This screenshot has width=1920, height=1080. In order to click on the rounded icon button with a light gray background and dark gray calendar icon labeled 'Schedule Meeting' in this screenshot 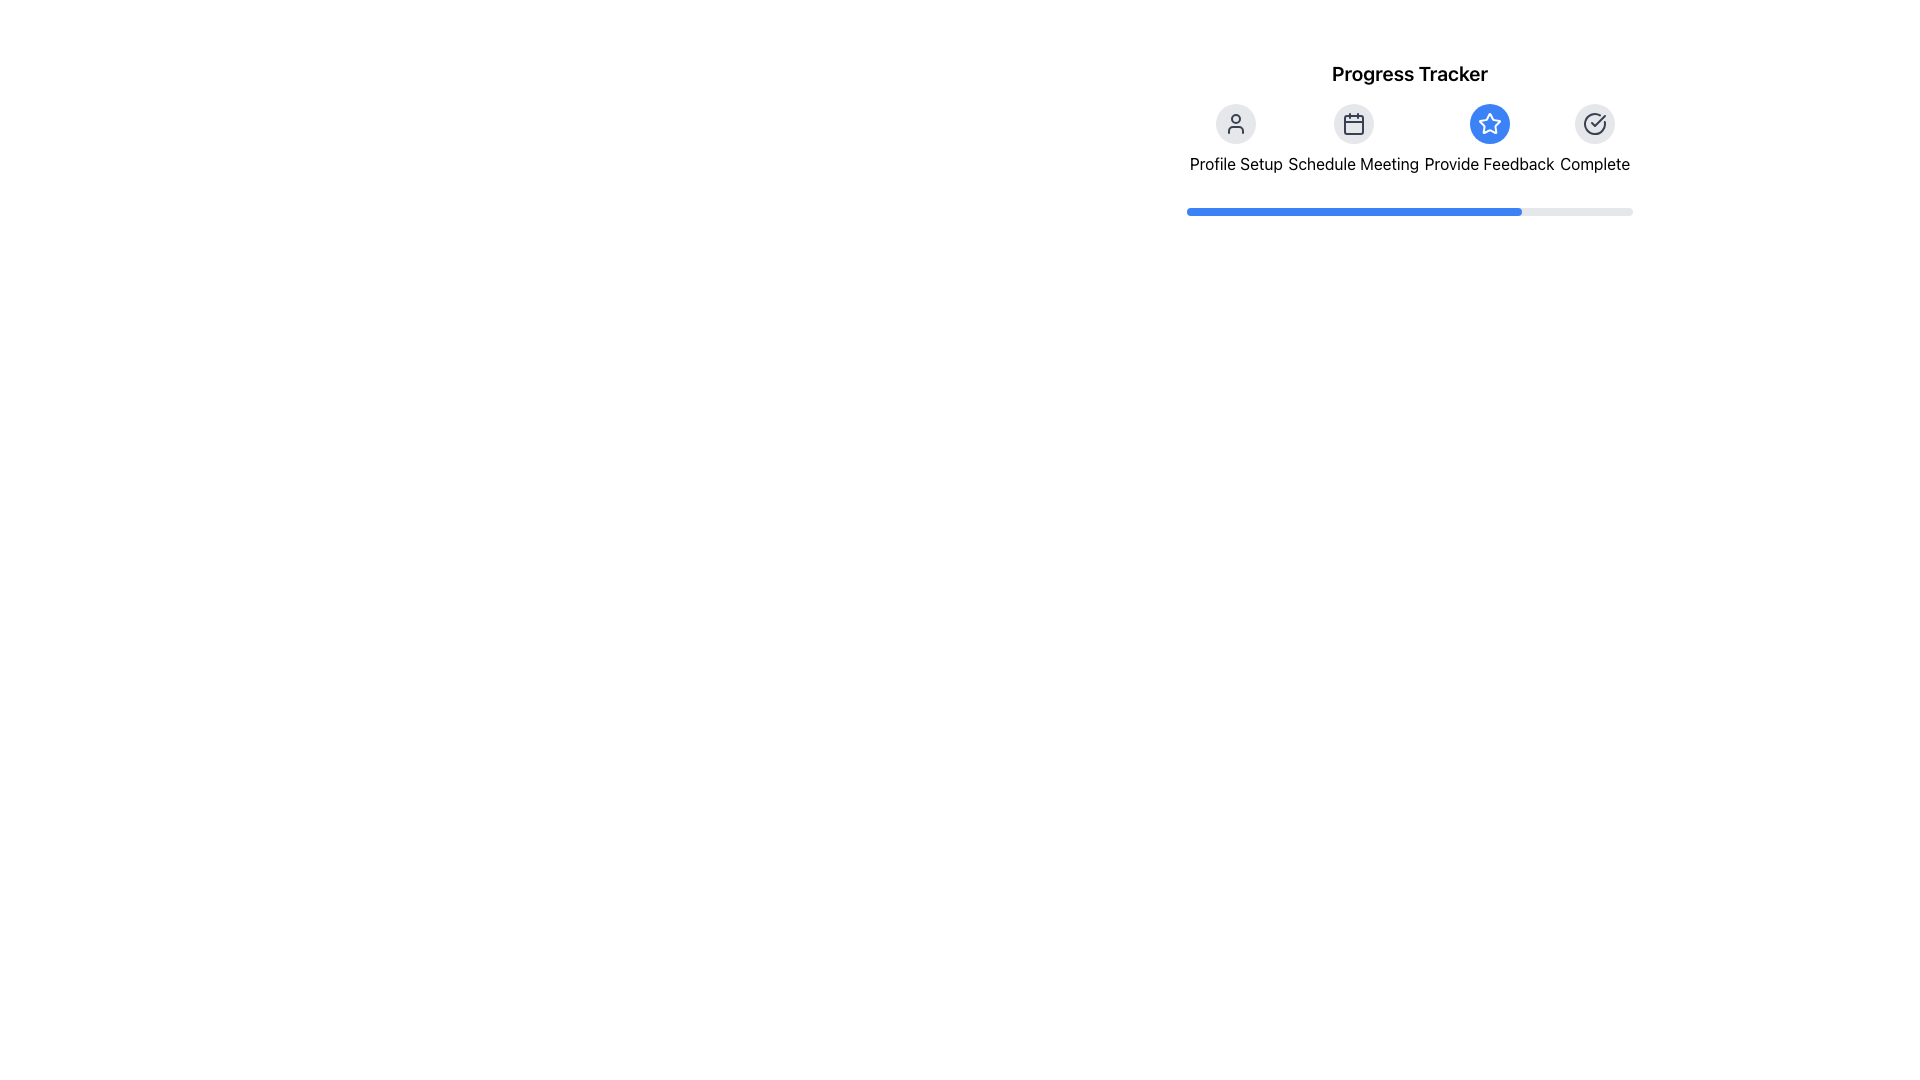, I will do `click(1353, 123)`.